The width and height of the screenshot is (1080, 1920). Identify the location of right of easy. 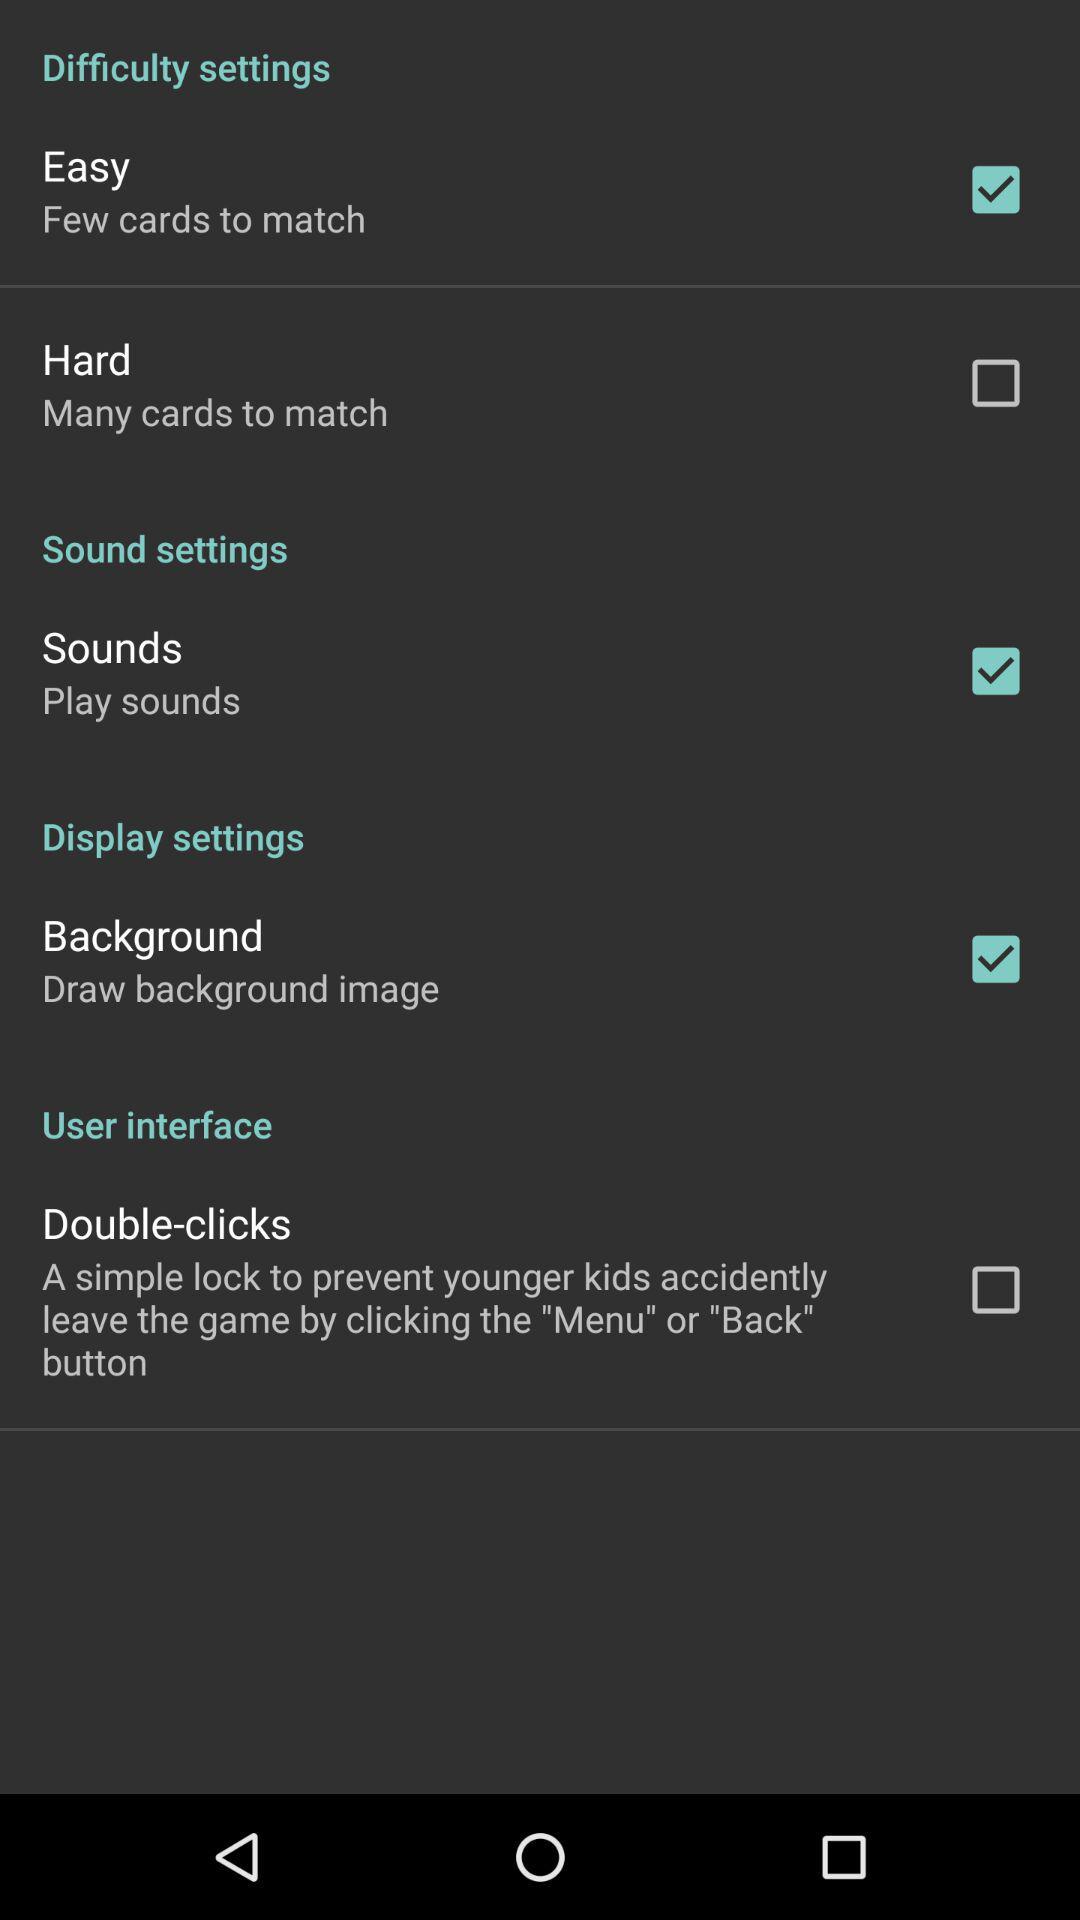
(995, 190).